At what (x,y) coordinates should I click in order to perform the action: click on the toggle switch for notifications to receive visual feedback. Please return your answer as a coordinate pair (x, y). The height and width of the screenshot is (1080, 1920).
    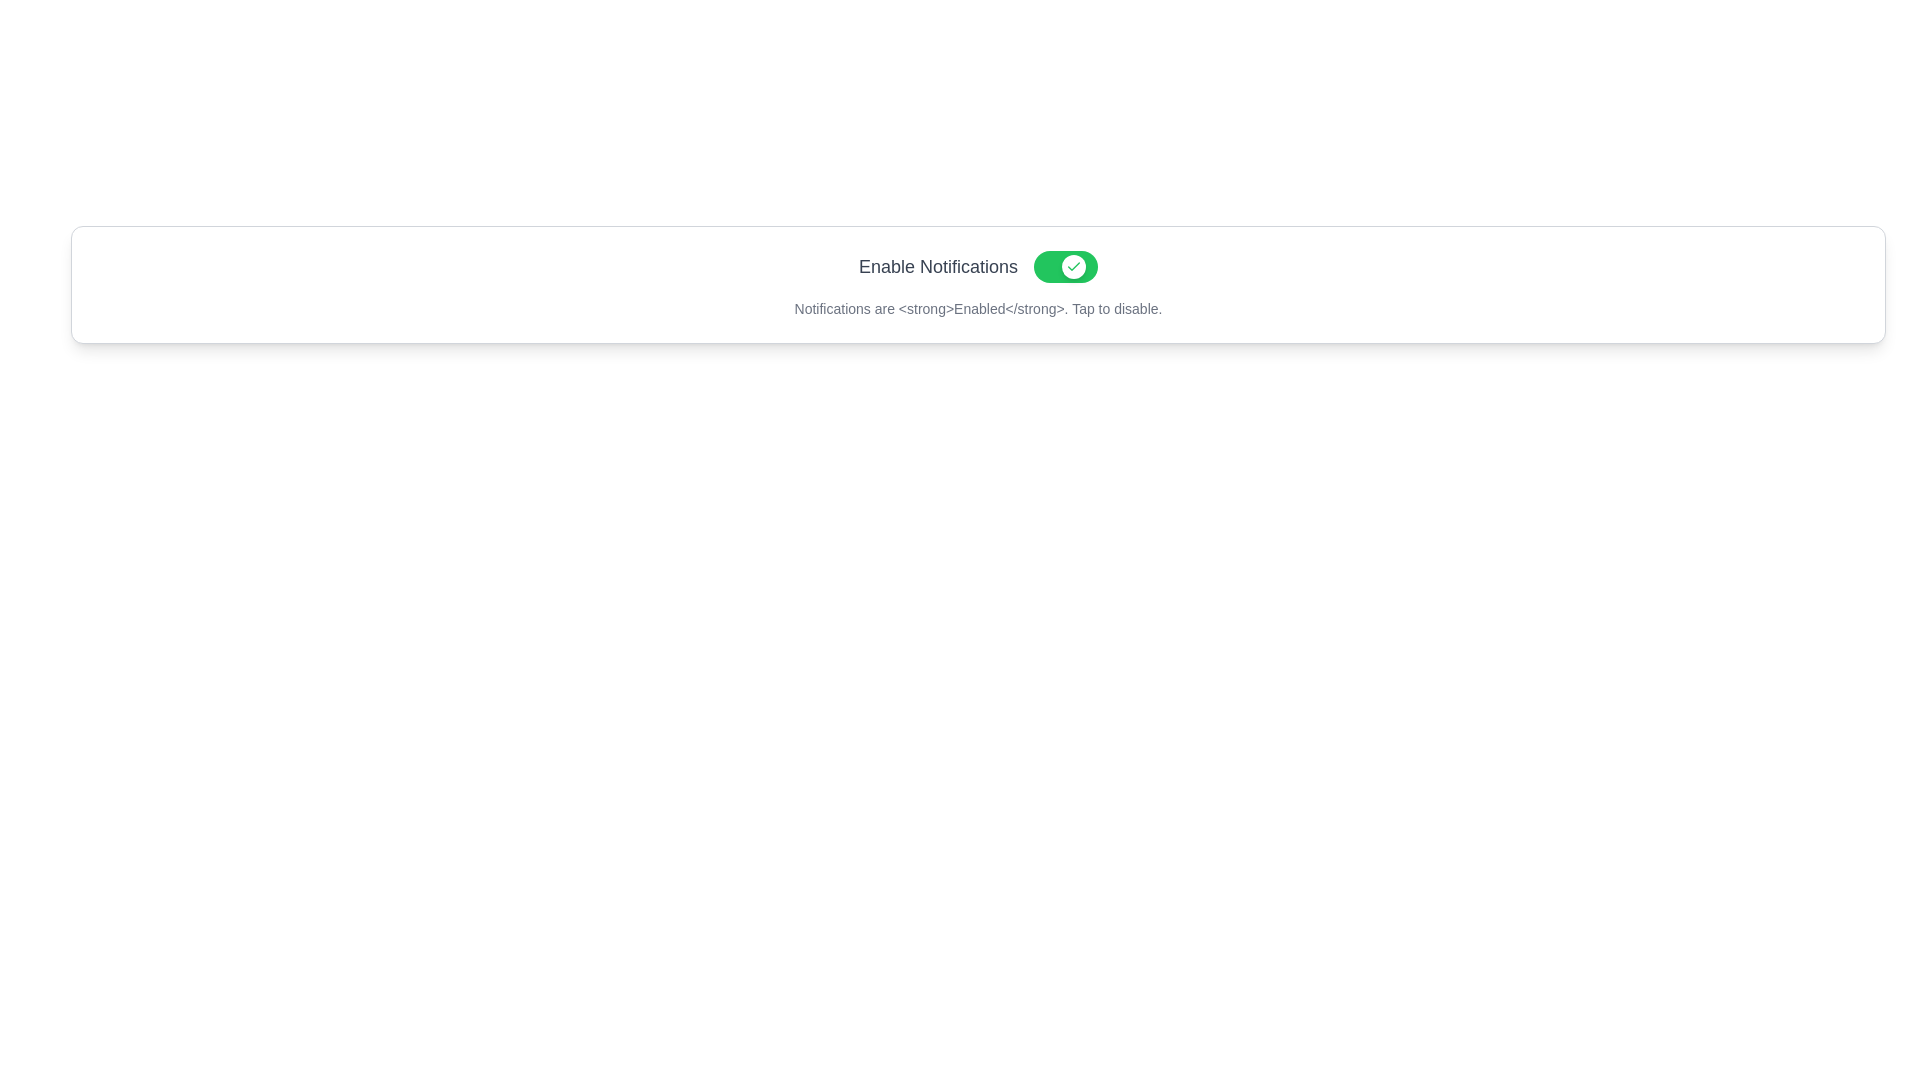
    Looking at the image, I should click on (1064, 265).